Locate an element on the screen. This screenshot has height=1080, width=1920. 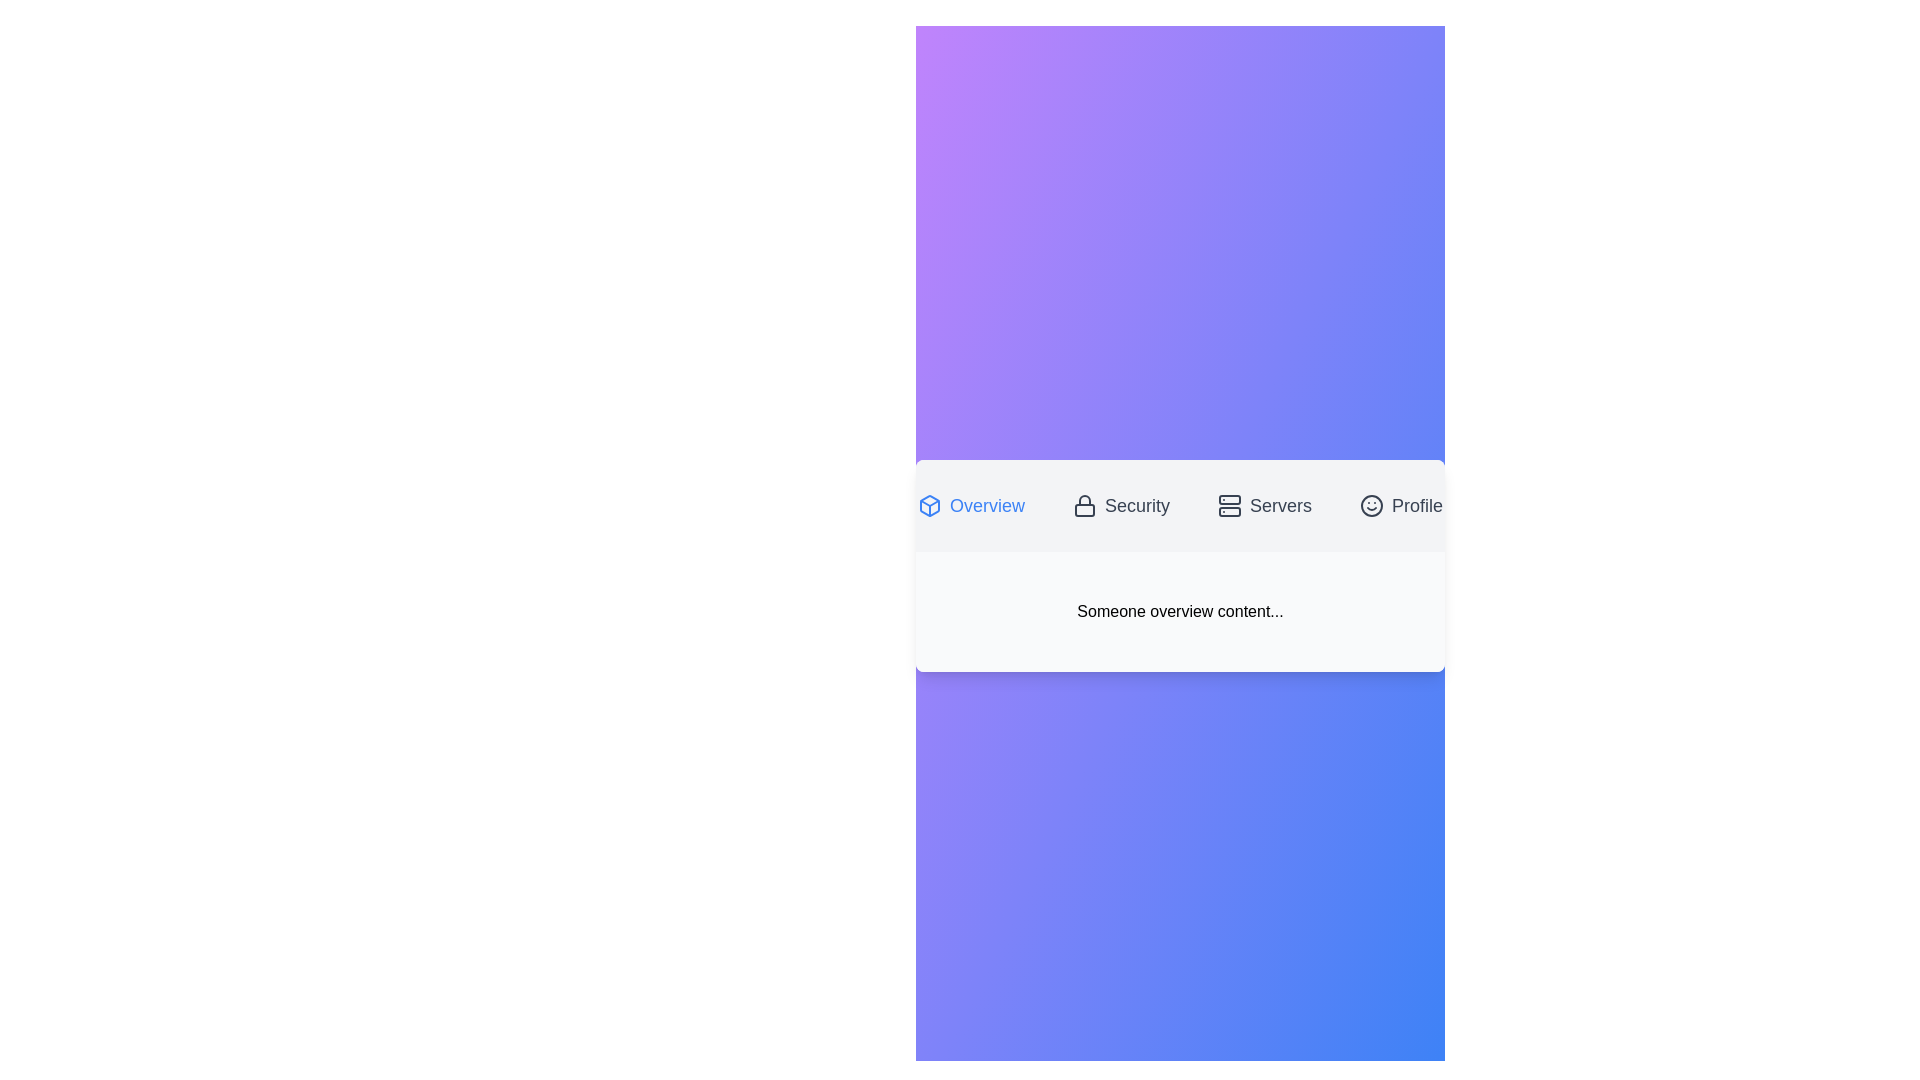
the 'Overview' icon located at the top-left corner of the navigation bar is located at coordinates (928, 504).